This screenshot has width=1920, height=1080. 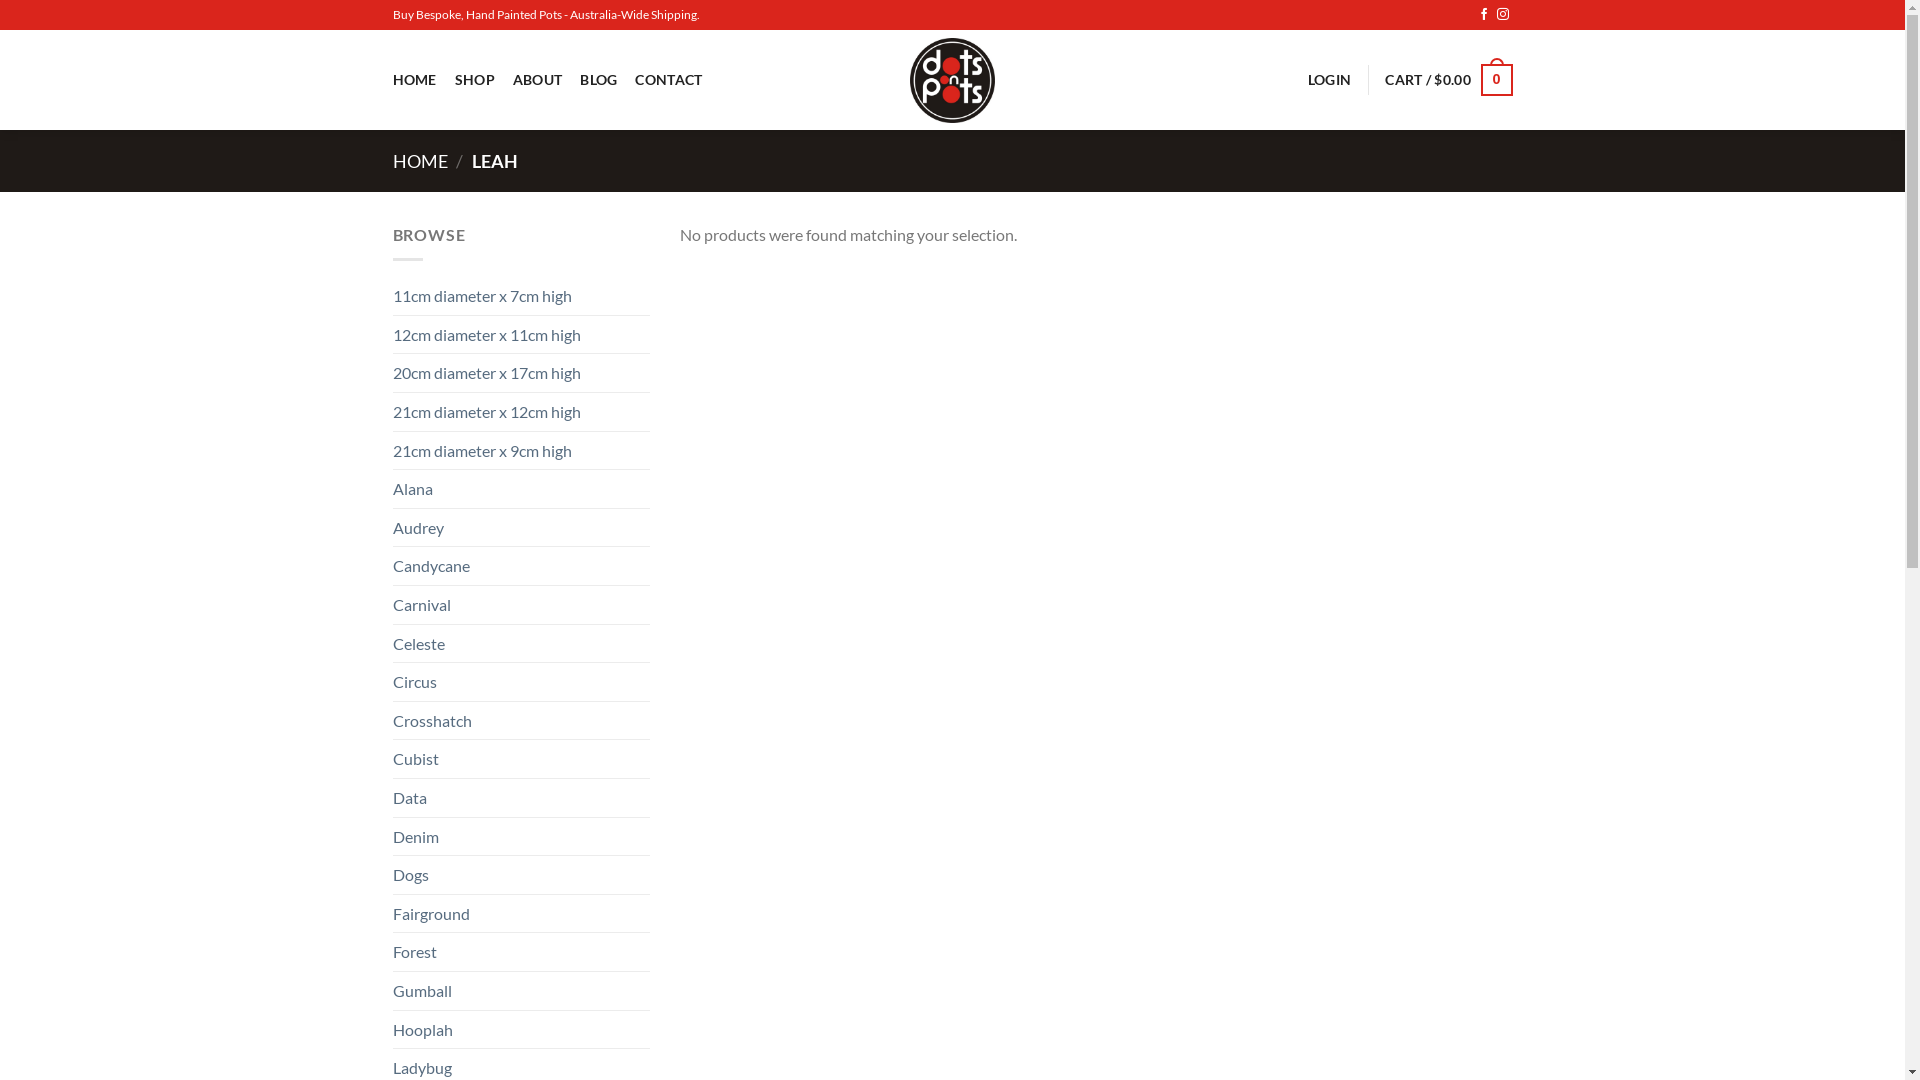 I want to click on 'Gumball', so click(x=521, y=991).